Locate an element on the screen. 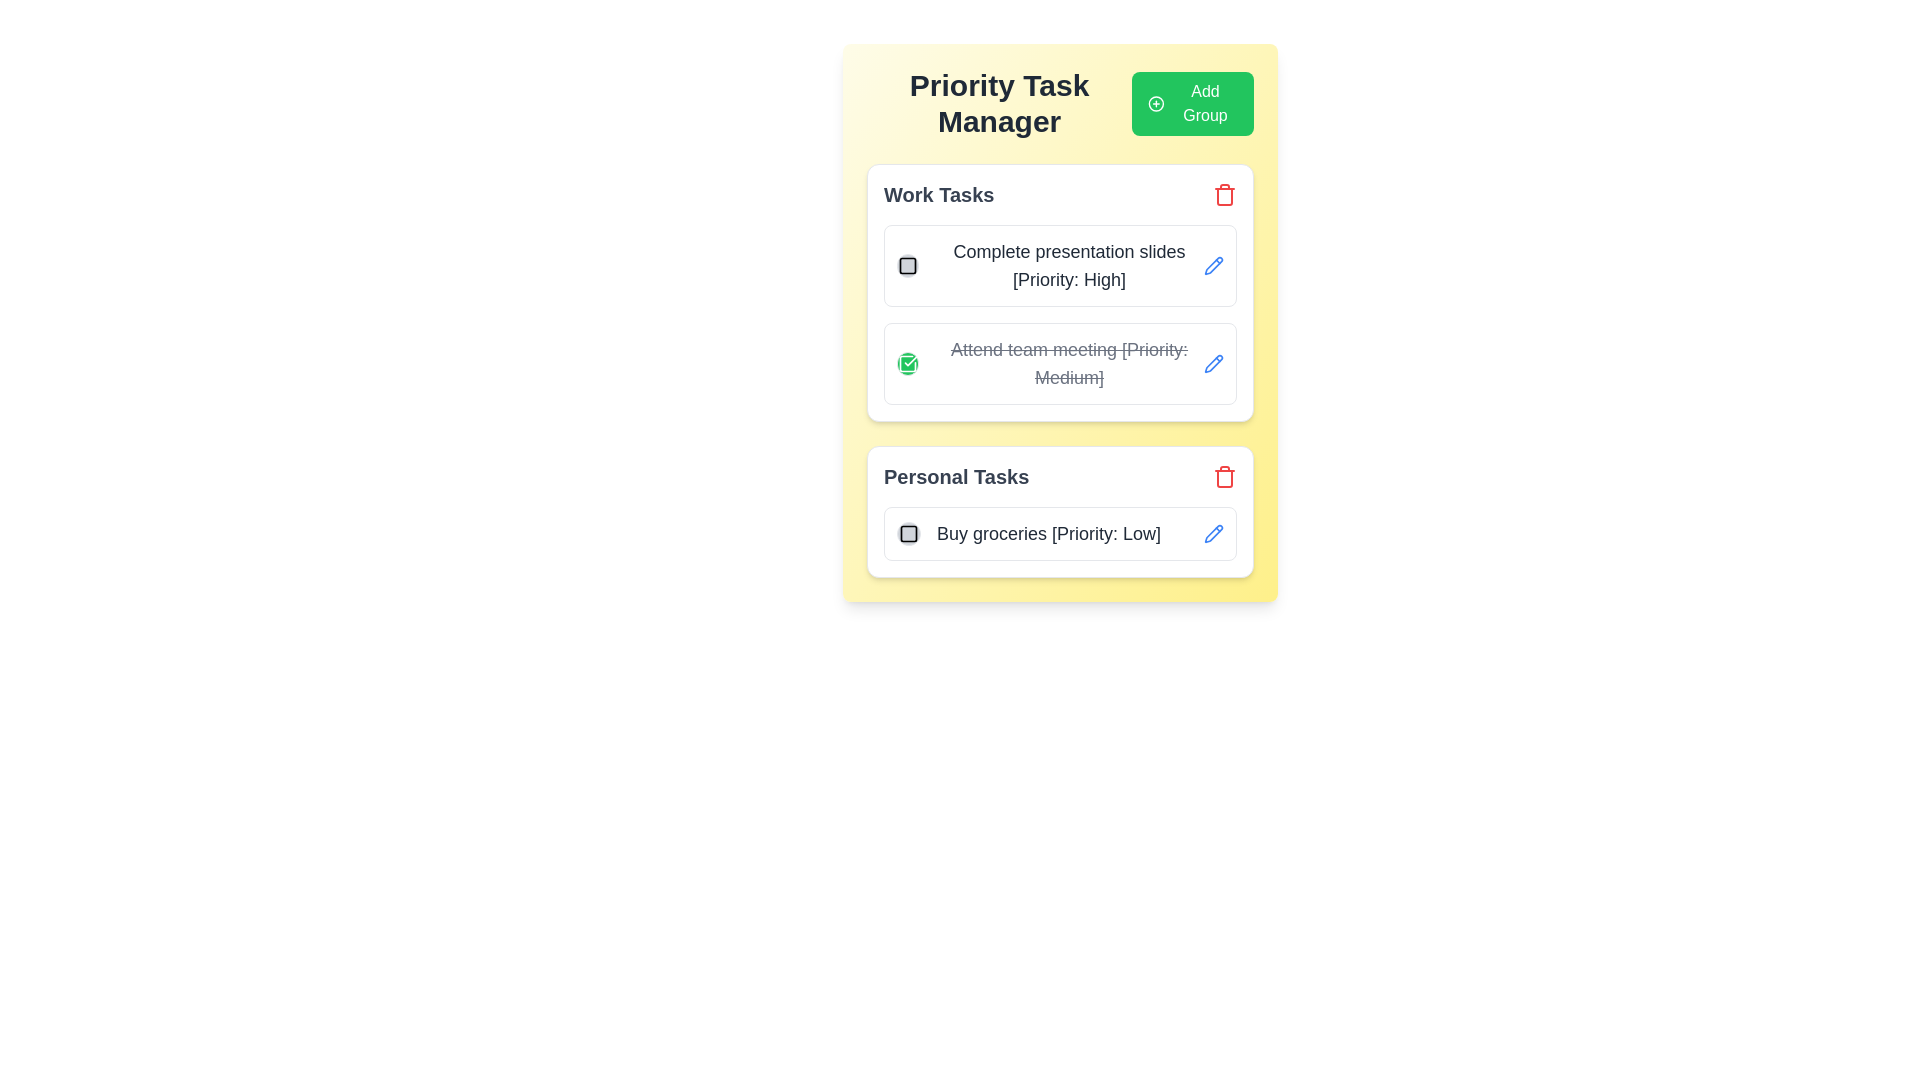  the green checkmark of the second task item labeled 'Attend team meeting [Priority: Medium]' under the 'Work Tasks' section is located at coordinates (1059, 370).